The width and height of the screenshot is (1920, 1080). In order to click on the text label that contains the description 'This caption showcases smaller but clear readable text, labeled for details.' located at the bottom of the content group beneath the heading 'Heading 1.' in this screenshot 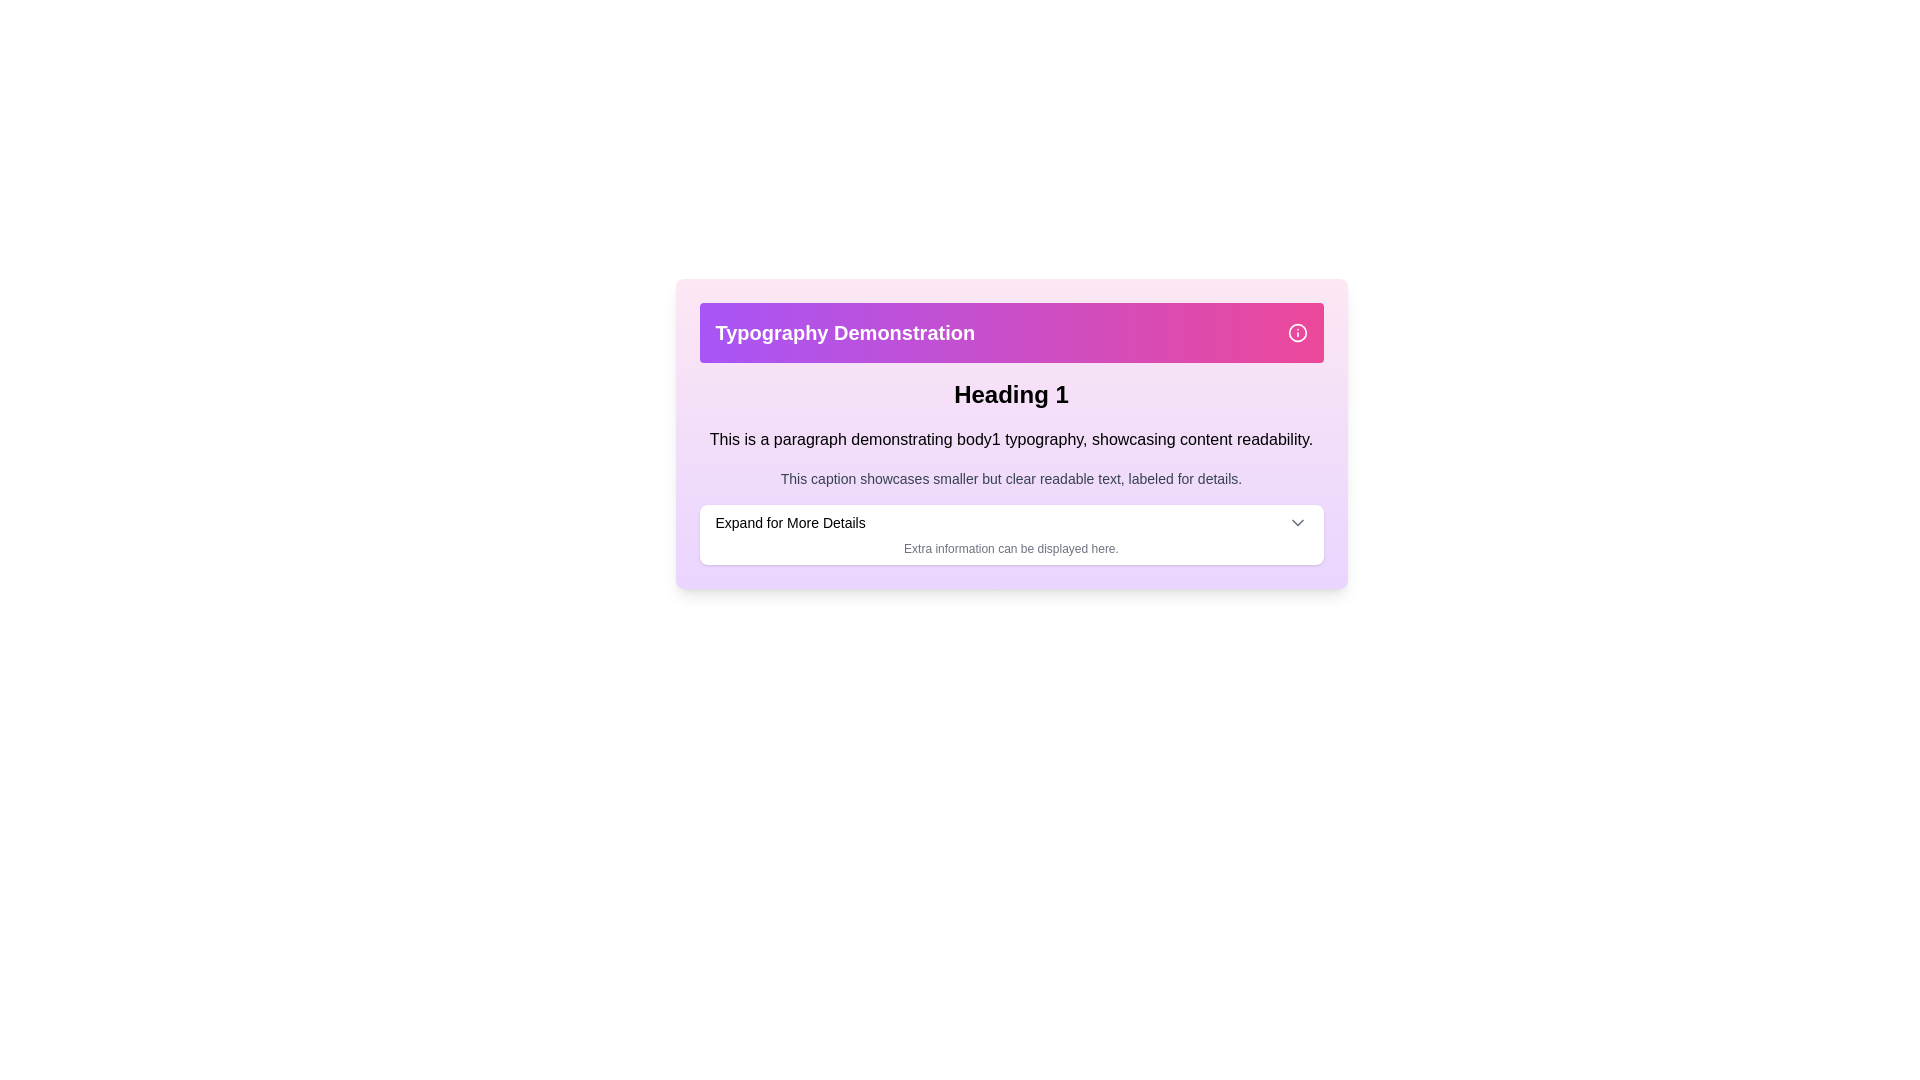, I will do `click(1011, 478)`.